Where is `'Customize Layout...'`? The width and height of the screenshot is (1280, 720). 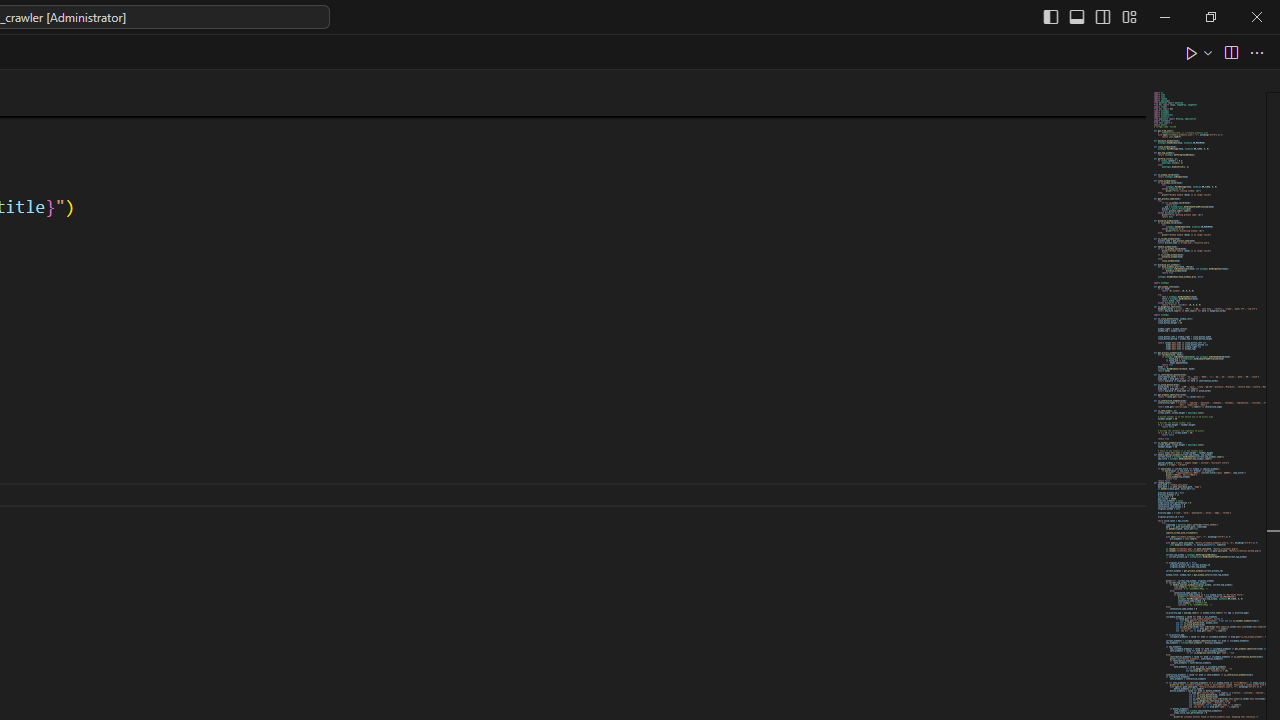 'Customize Layout...' is located at coordinates (1128, 16).